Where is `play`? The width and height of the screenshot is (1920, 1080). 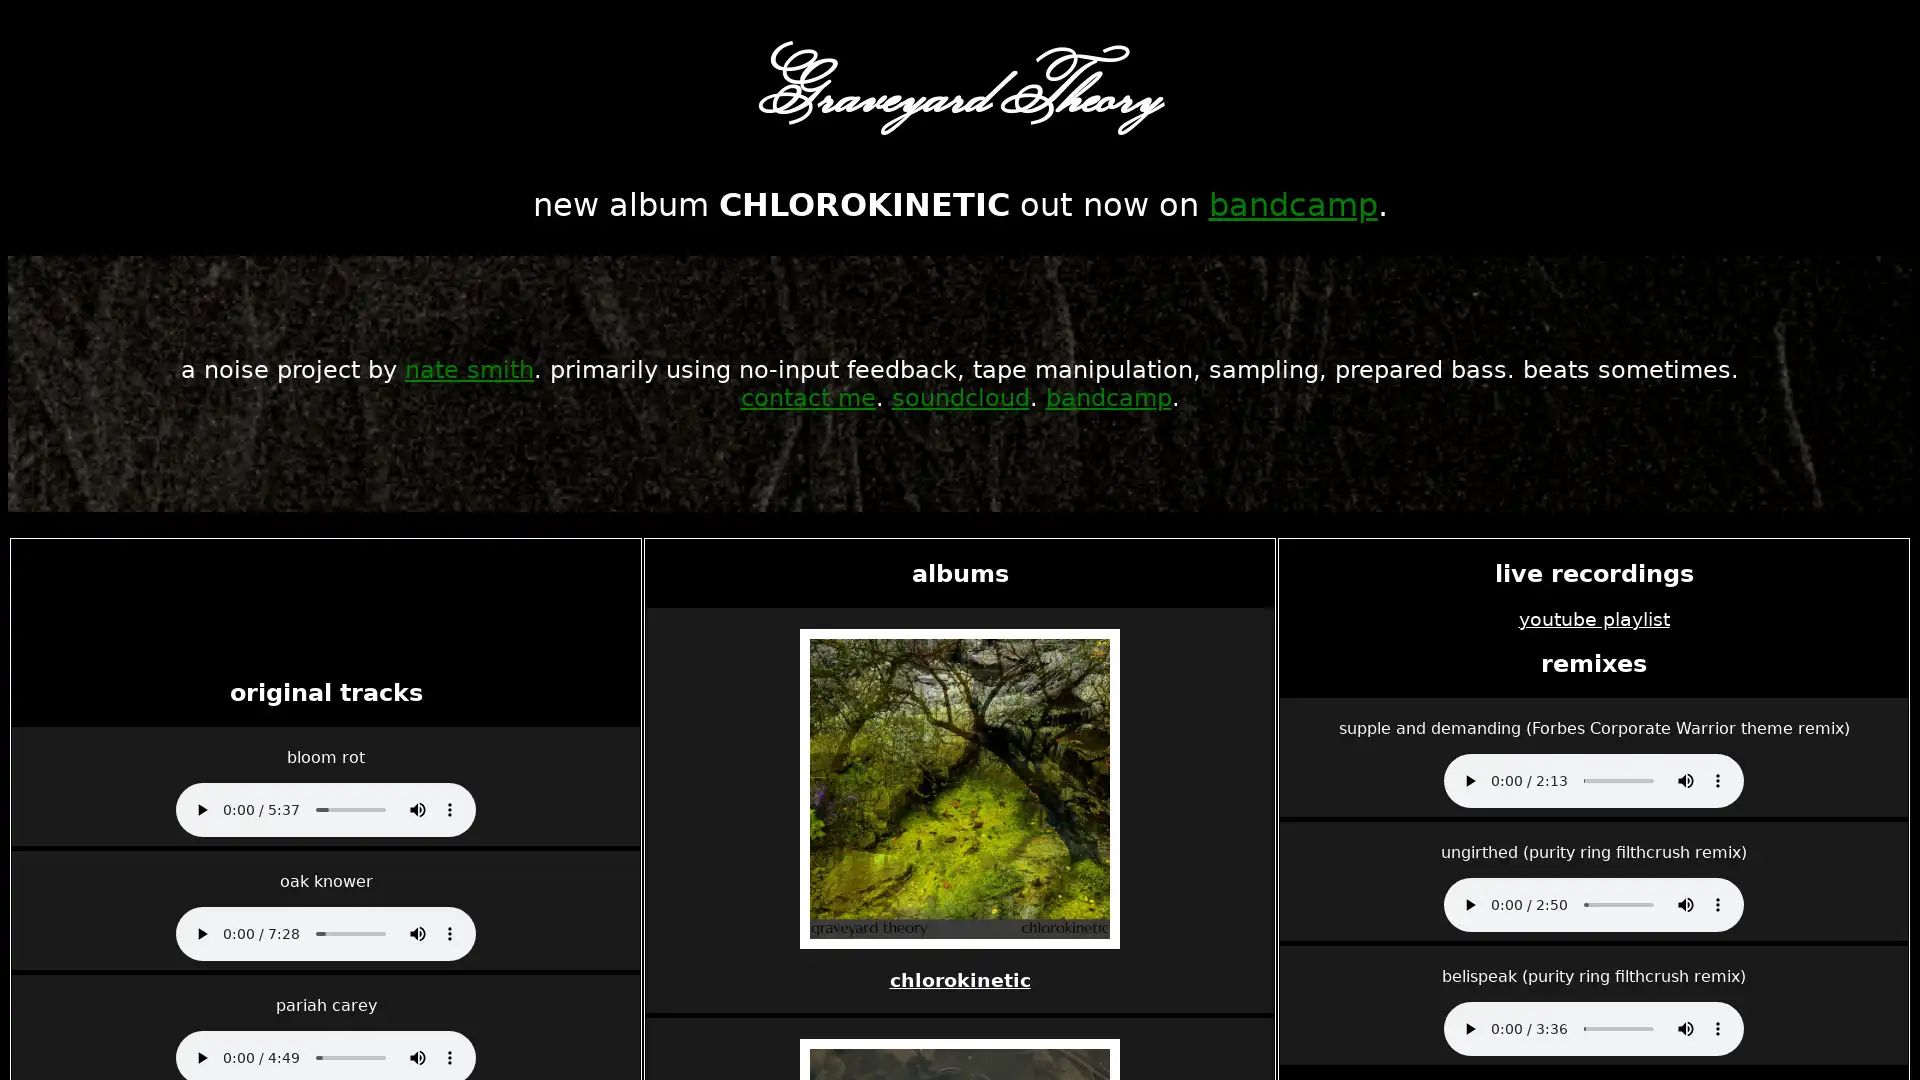 play is located at coordinates (201, 933).